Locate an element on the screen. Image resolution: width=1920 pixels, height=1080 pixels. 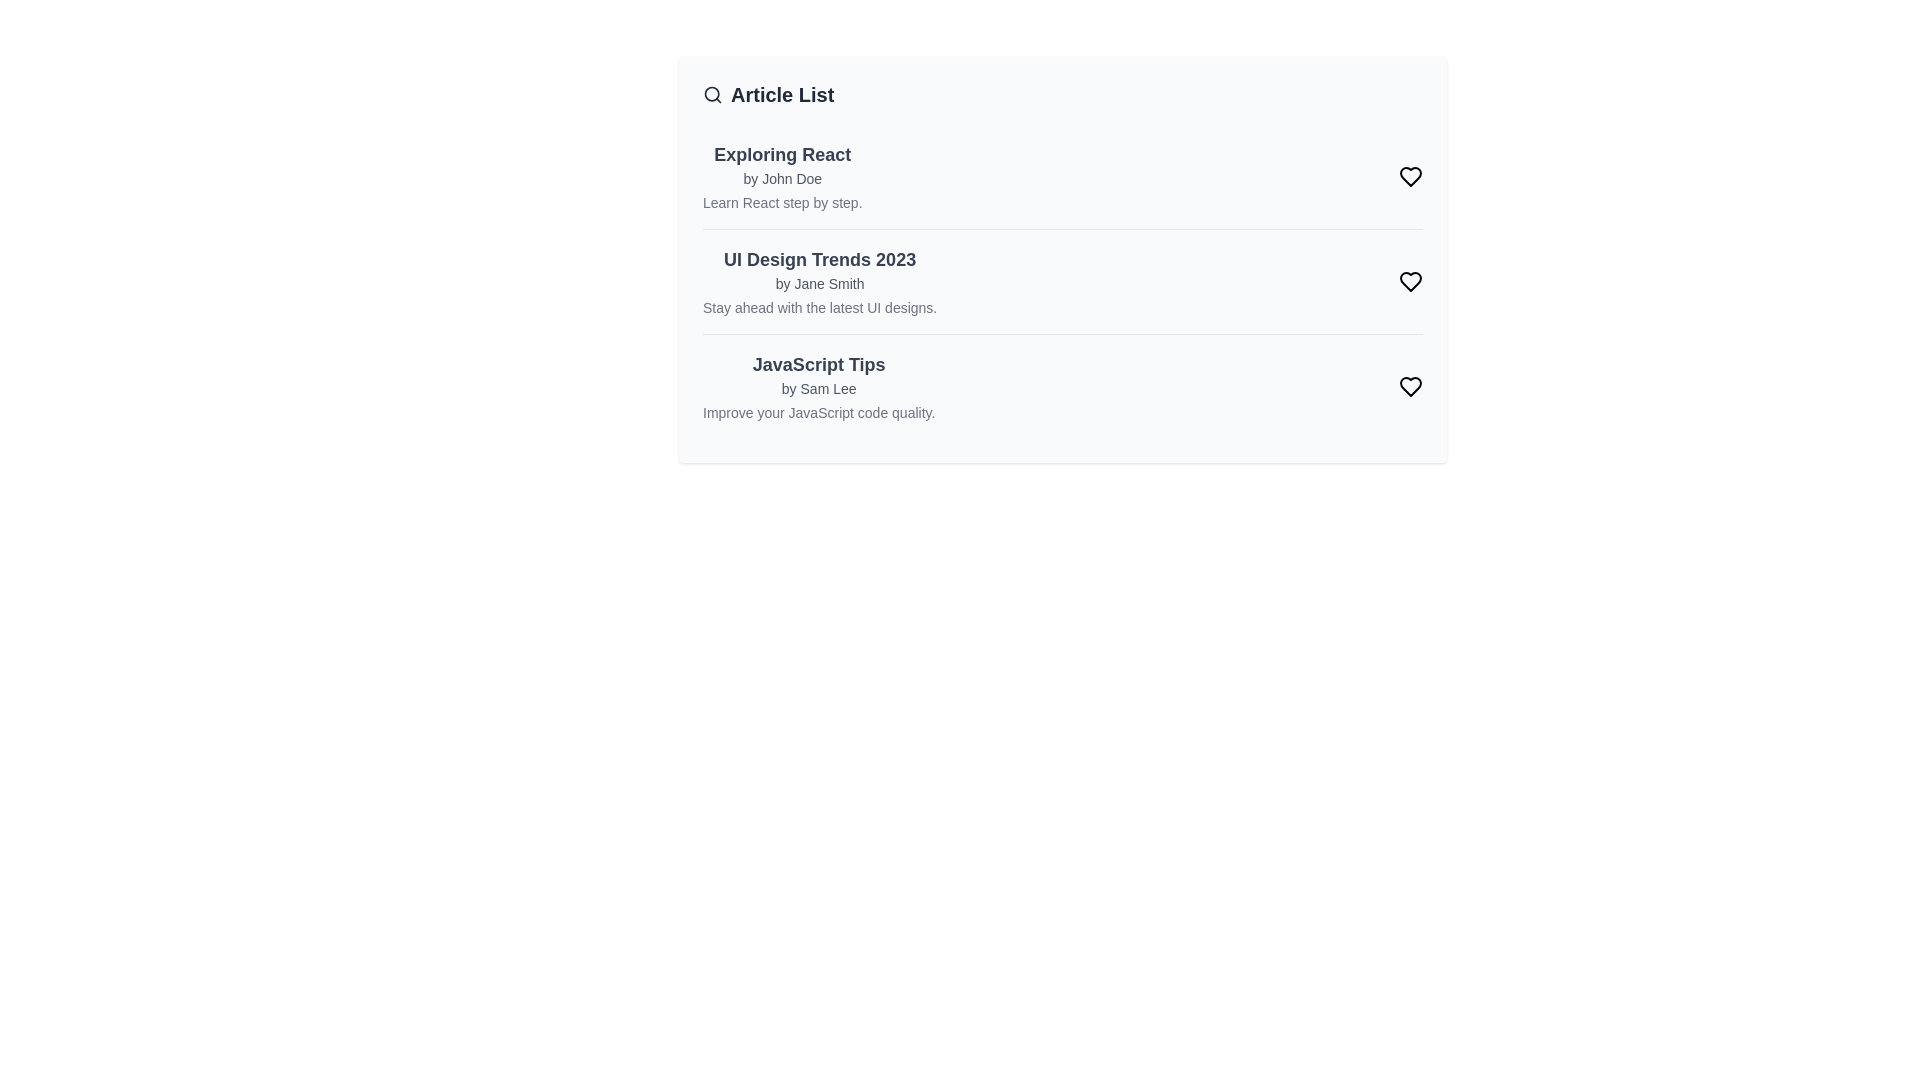
the article titled UI Design Trends 2023 to read its title and snippet is located at coordinates (820, 258).